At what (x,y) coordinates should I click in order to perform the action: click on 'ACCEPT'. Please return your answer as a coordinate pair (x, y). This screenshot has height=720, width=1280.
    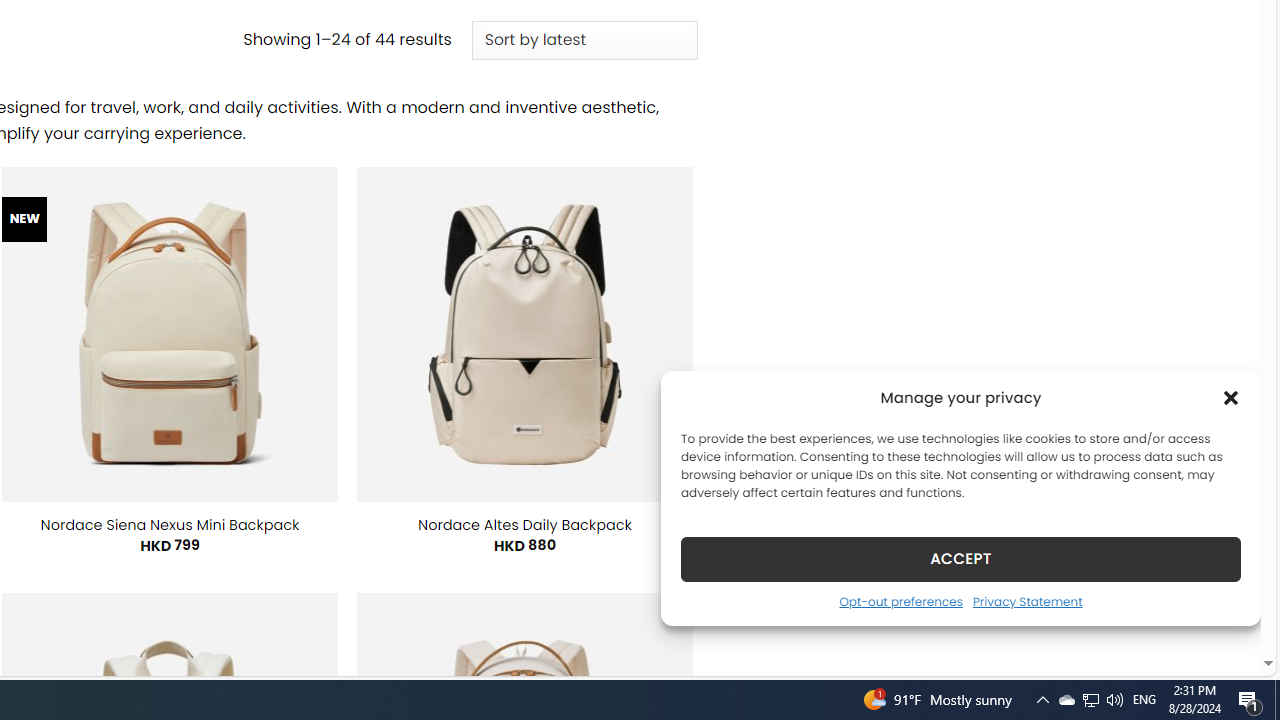
    Looking at the image, I should click on (961, 558).